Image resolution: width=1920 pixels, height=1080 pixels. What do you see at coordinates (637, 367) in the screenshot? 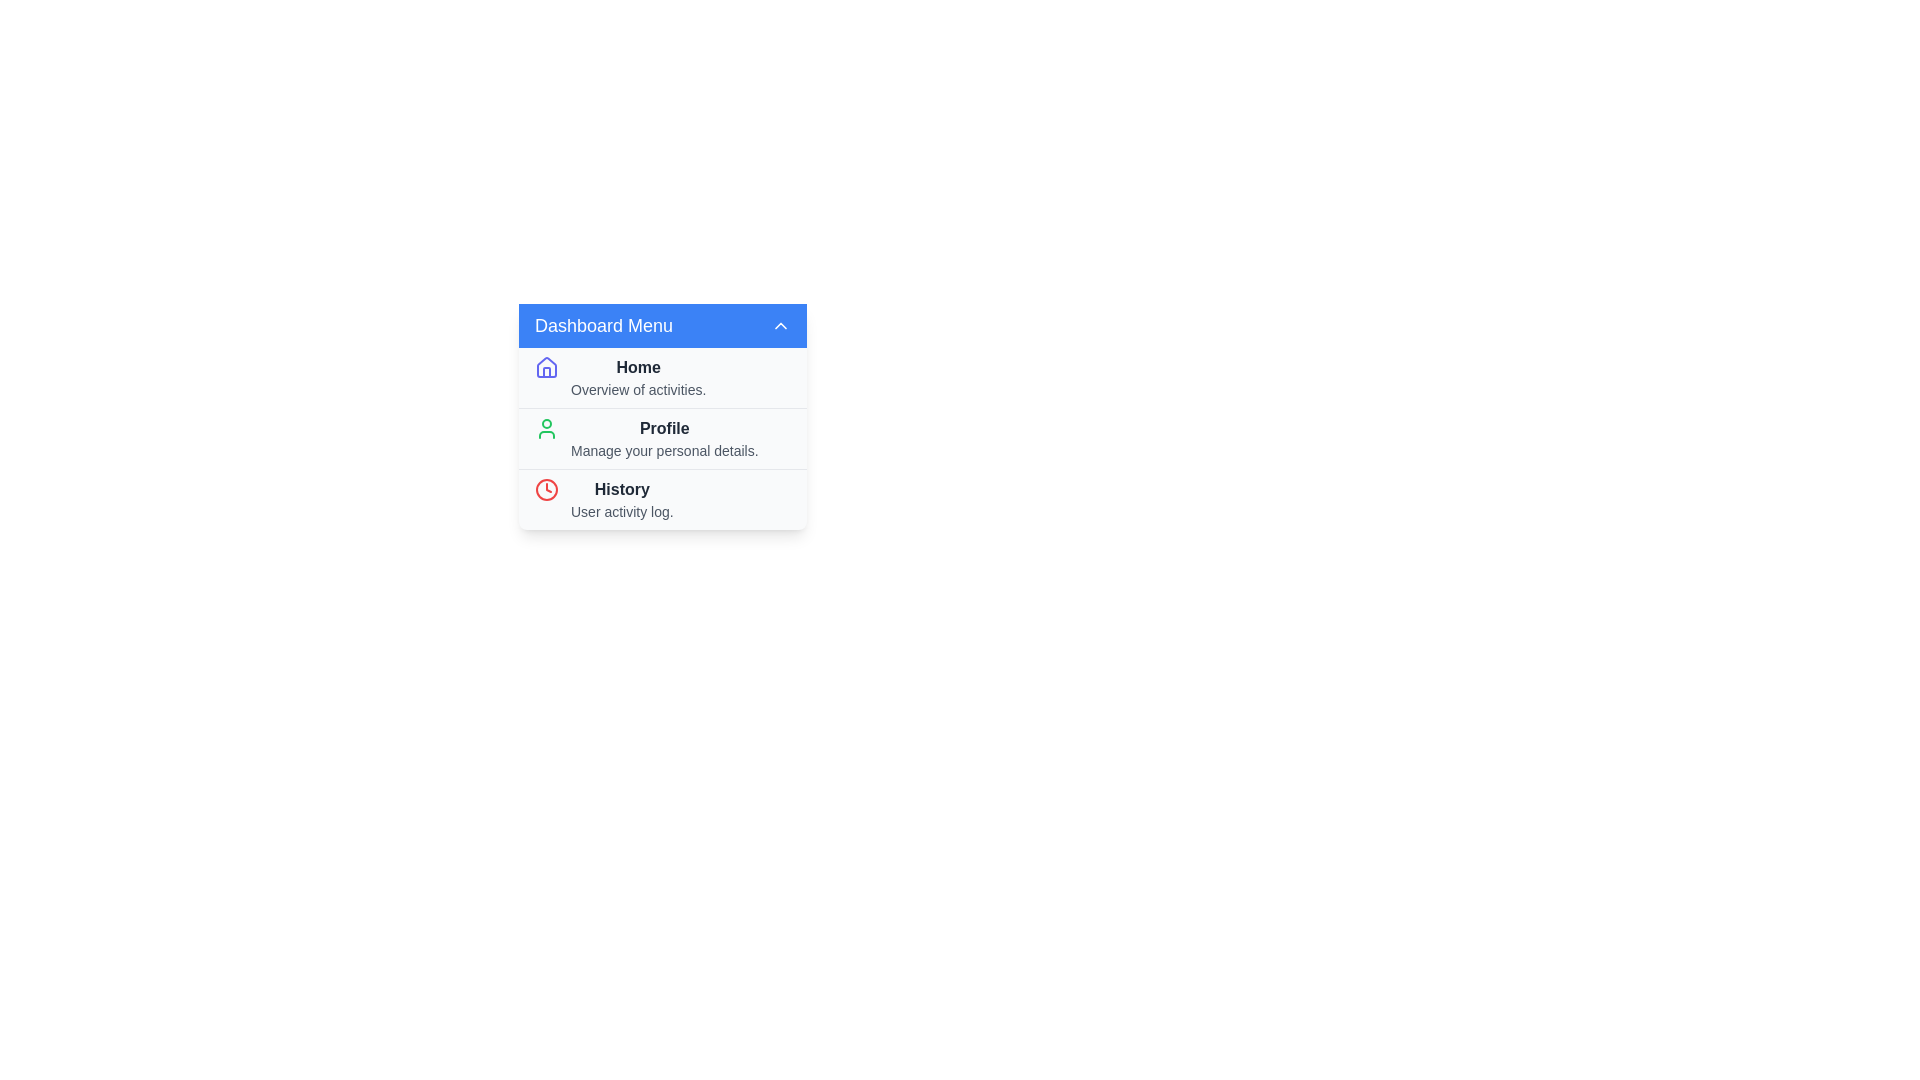
I see `text content of the 'Home' navigation label located at the top of the 'Dashboard Menu'` at bounding box center [637, 367].